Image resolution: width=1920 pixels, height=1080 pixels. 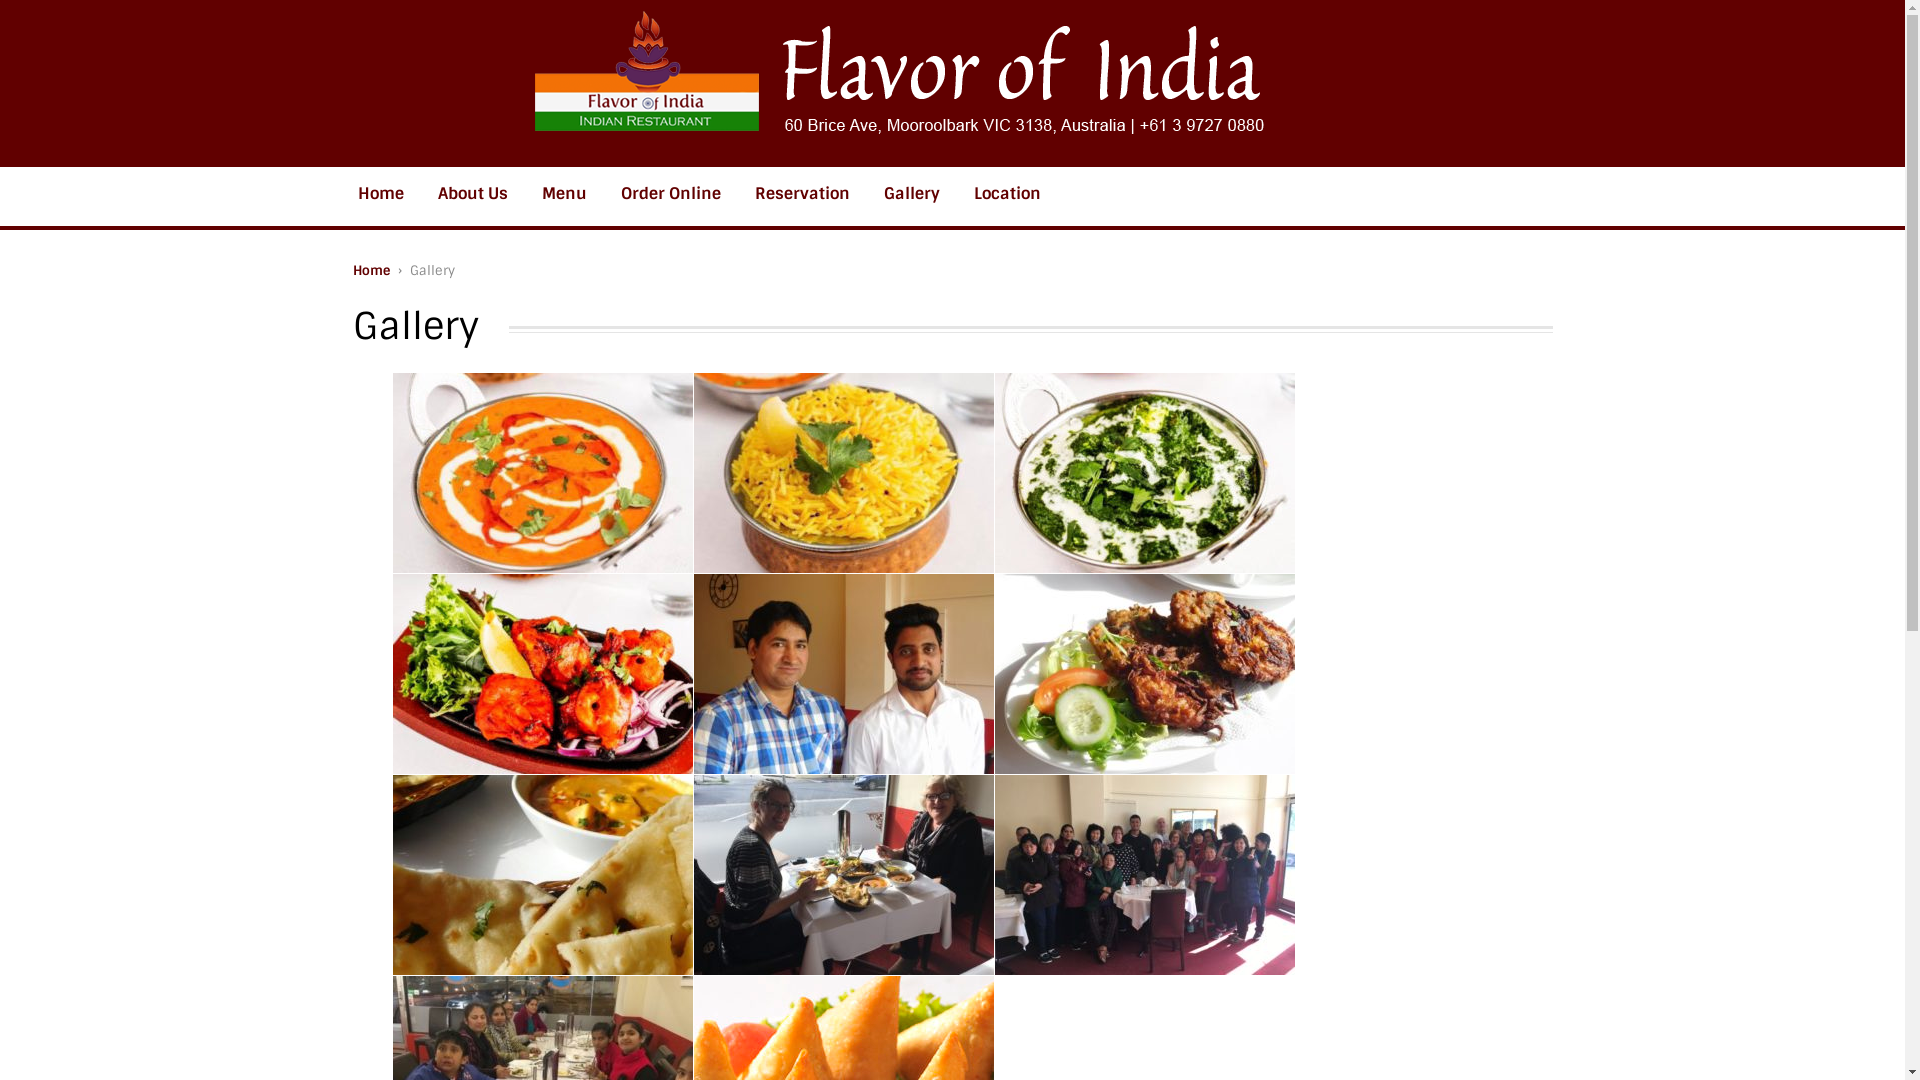 I want to click on 'image-4', so click(x=542, y=674).